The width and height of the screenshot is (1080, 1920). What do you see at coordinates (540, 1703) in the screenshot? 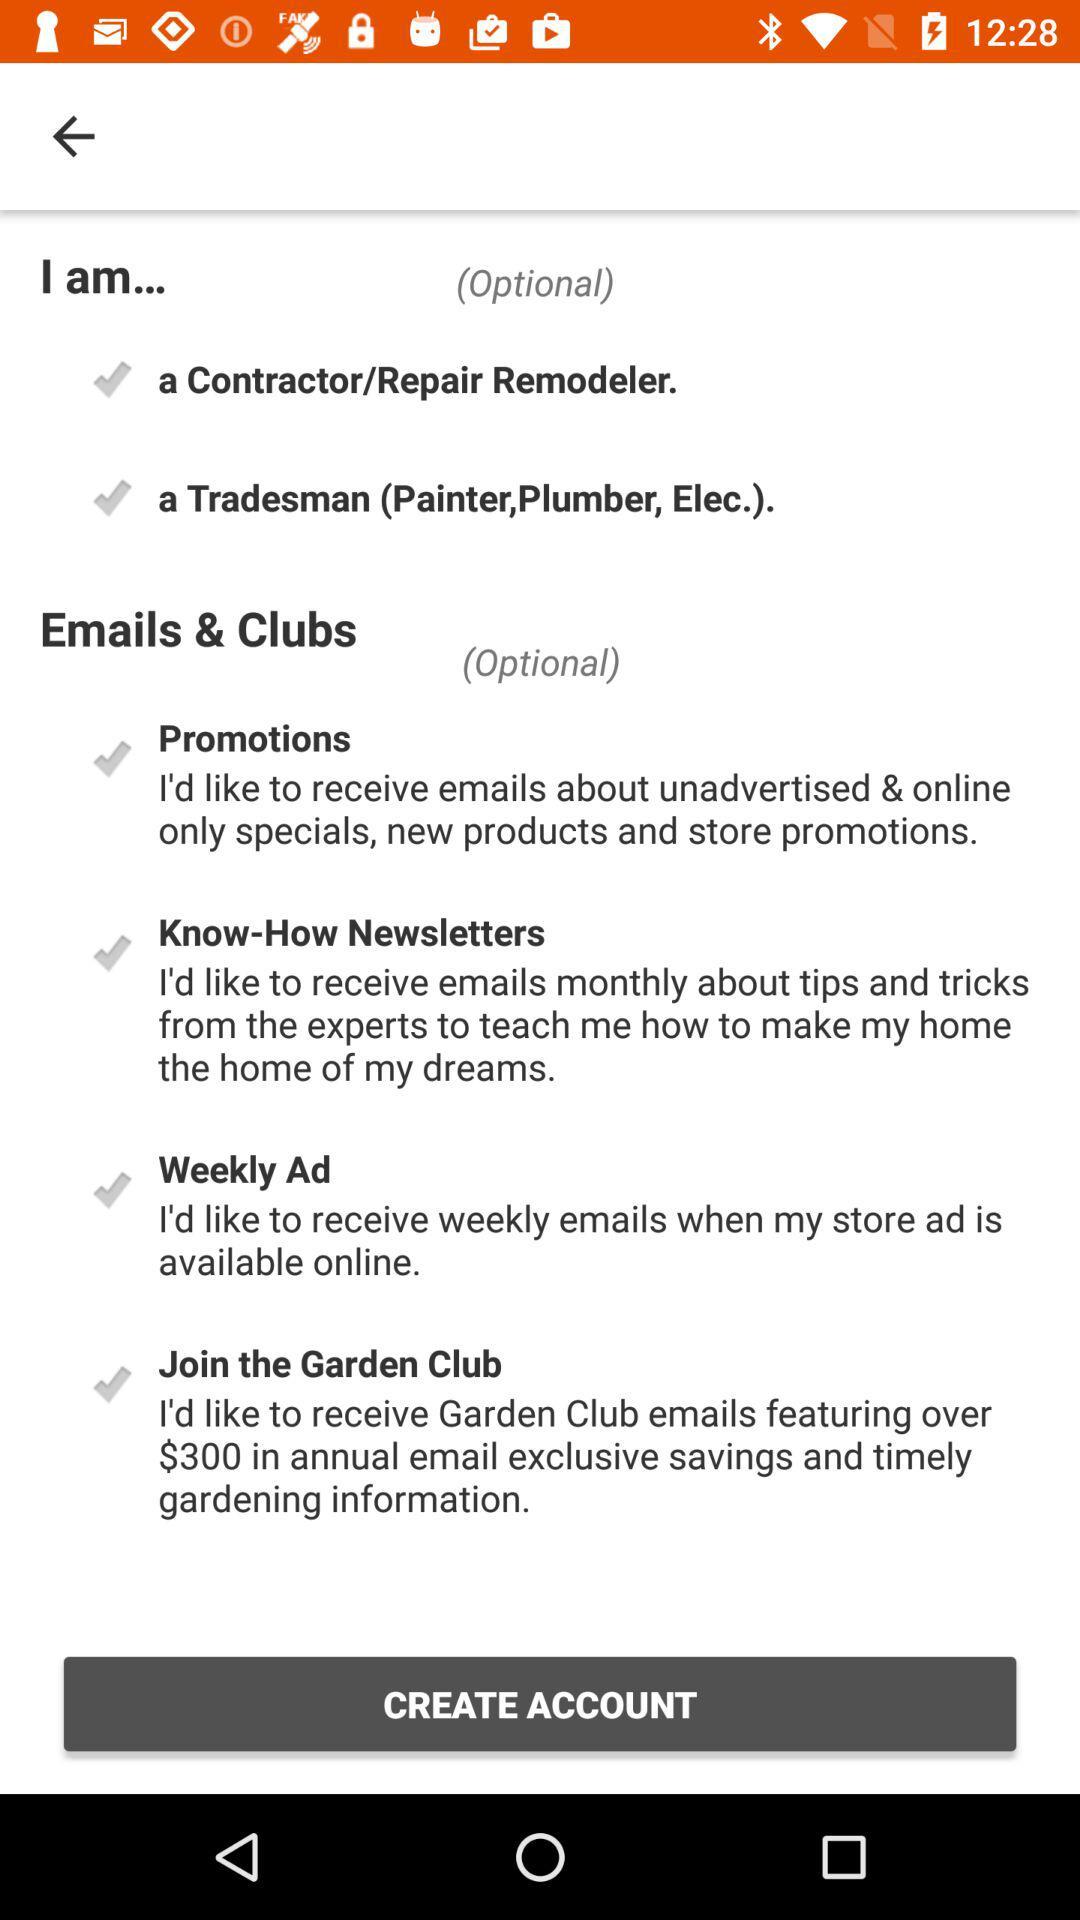
I see `the icon below i d like item` at bounding box center [540, 1703].